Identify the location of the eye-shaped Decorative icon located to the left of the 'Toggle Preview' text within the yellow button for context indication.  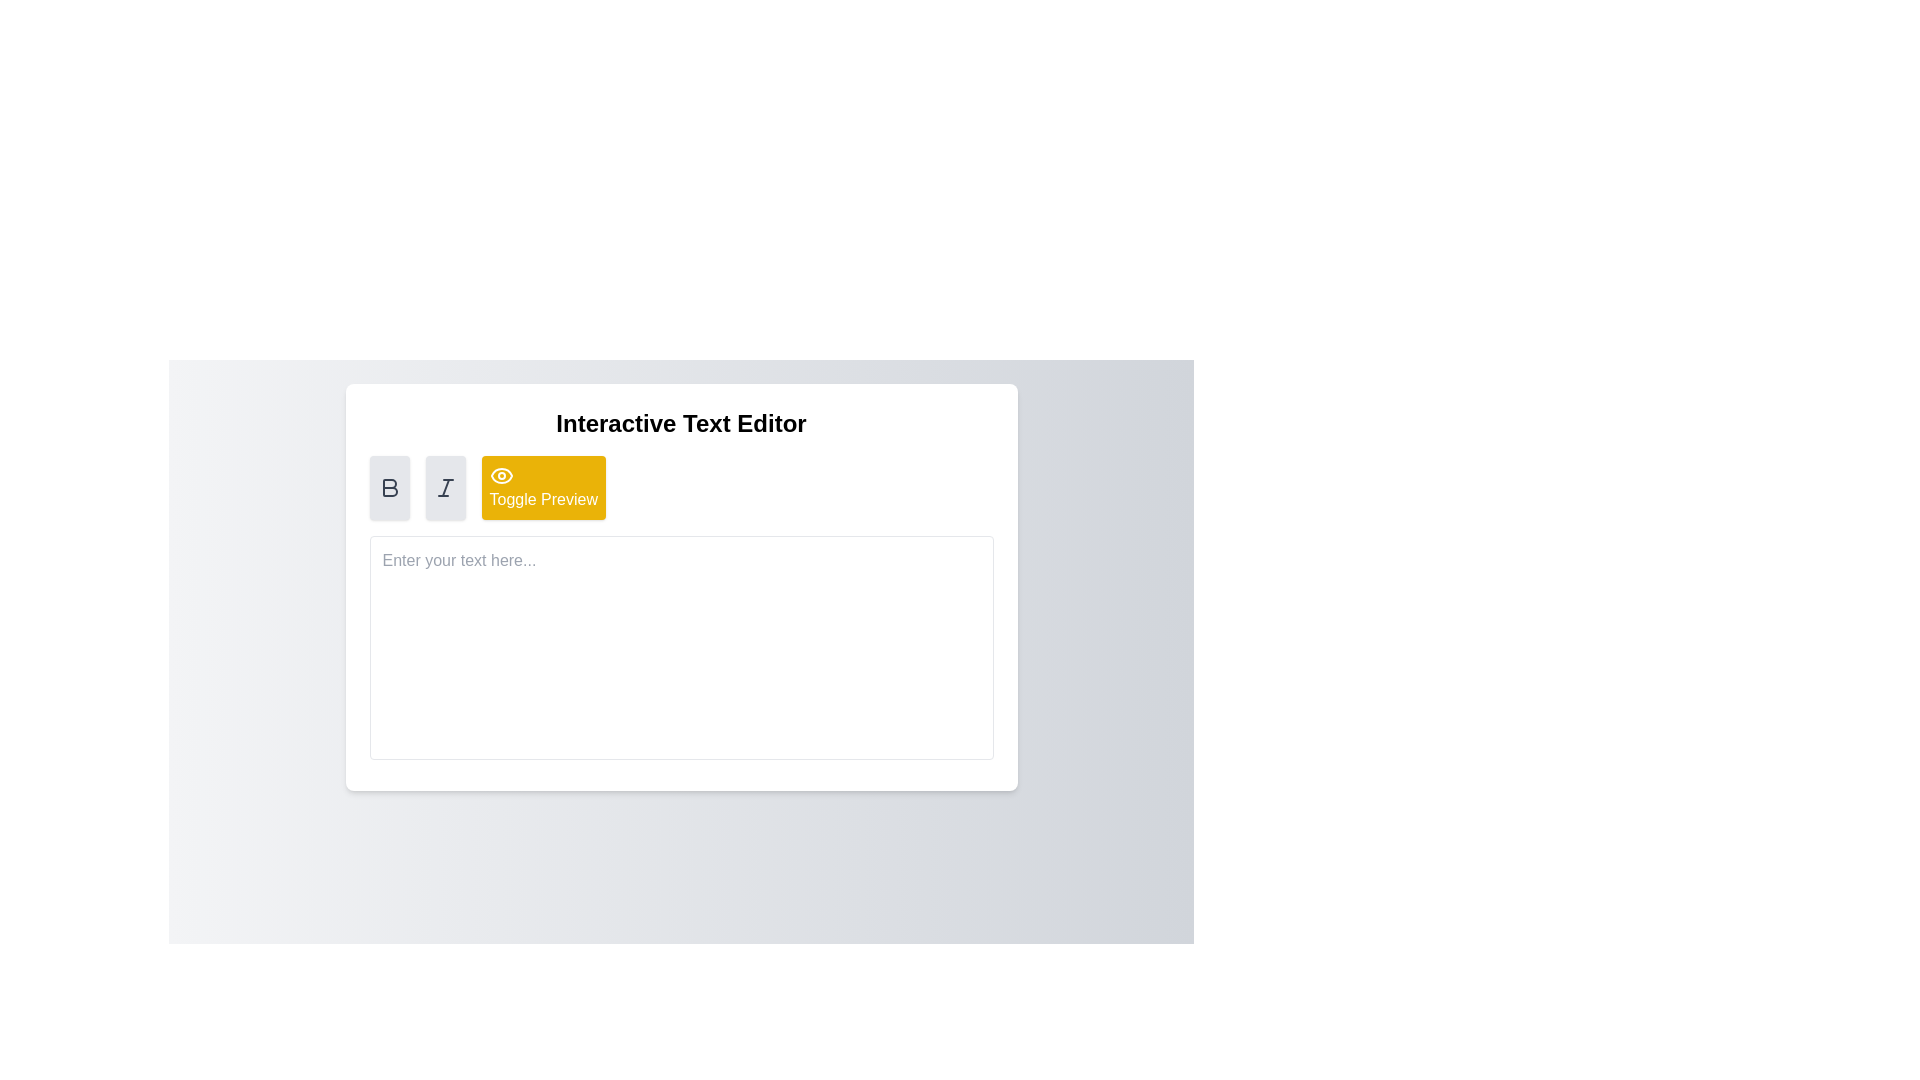
(501, 475).